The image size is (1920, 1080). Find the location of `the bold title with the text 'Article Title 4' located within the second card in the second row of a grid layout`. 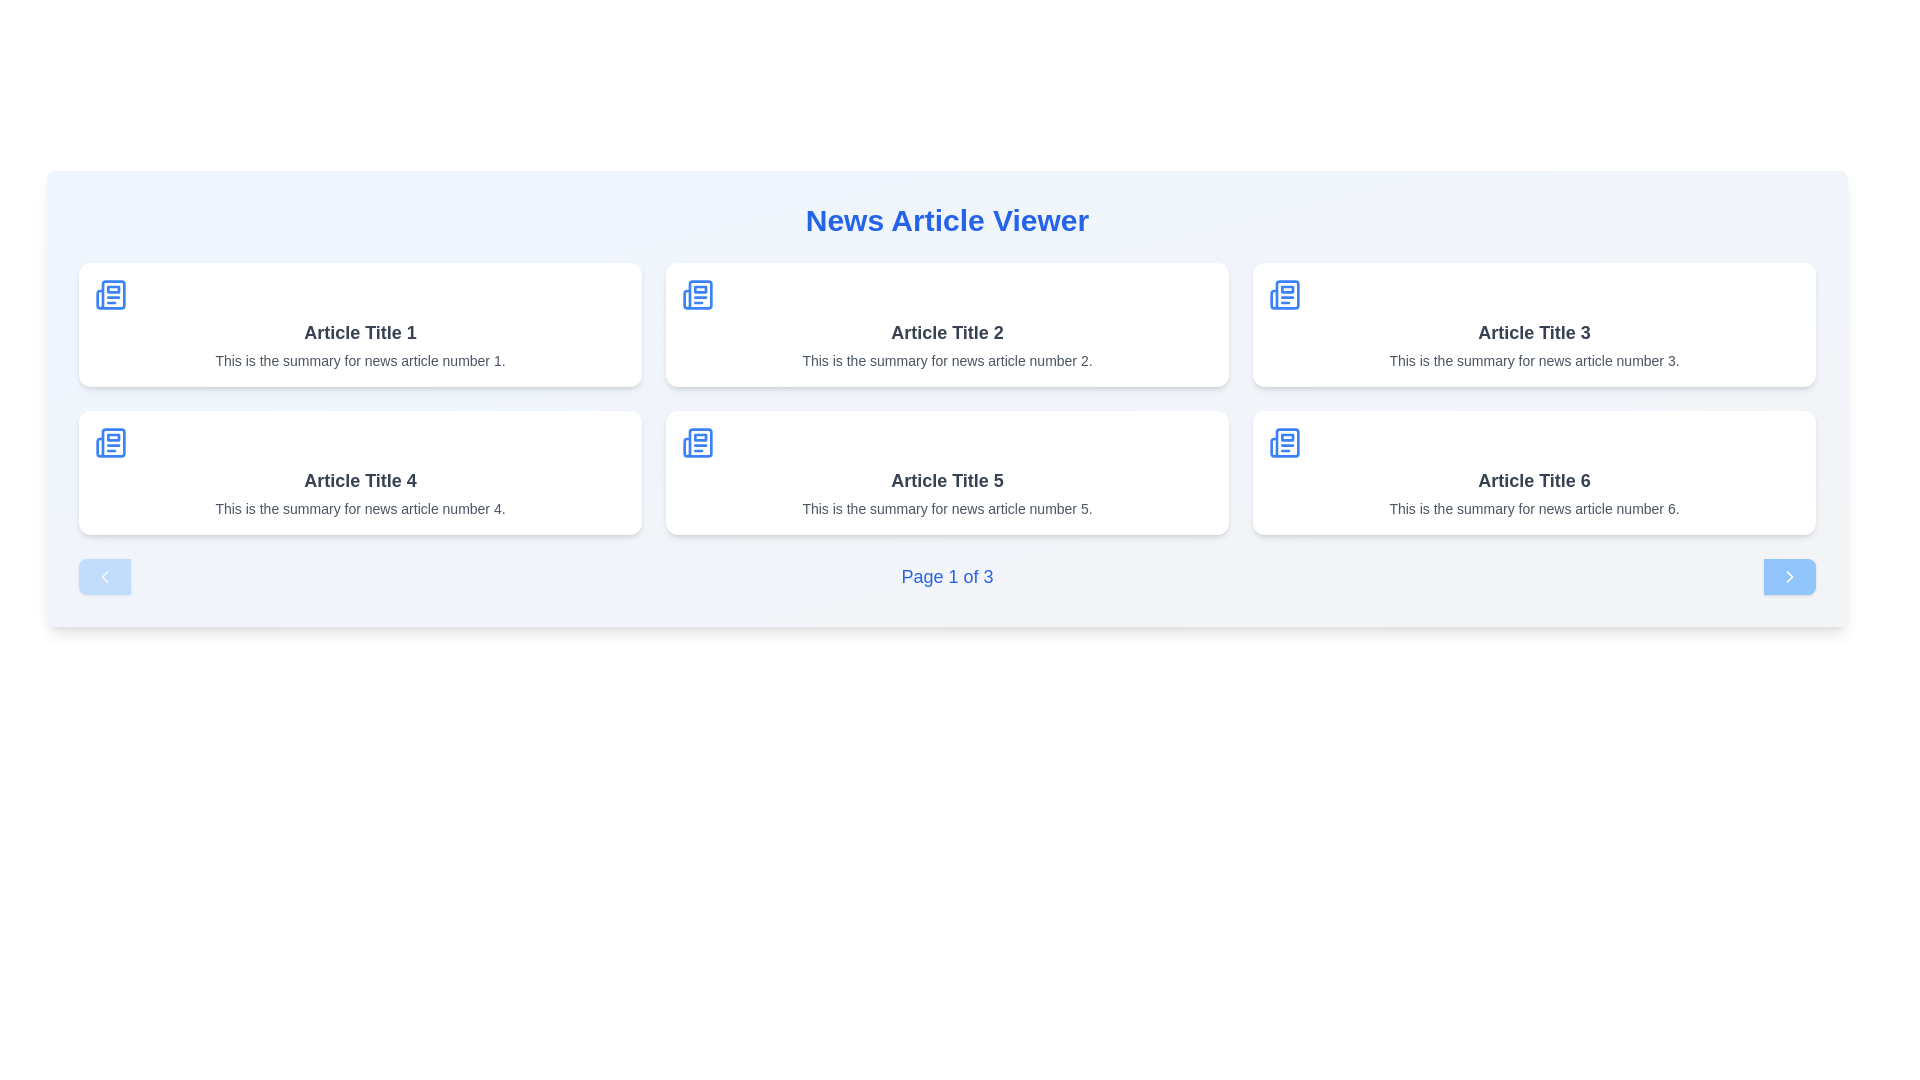

the bold title with the text 'Article Title 4' located within the second card in the second row of a grid layout is located at coordinates (360, 481).